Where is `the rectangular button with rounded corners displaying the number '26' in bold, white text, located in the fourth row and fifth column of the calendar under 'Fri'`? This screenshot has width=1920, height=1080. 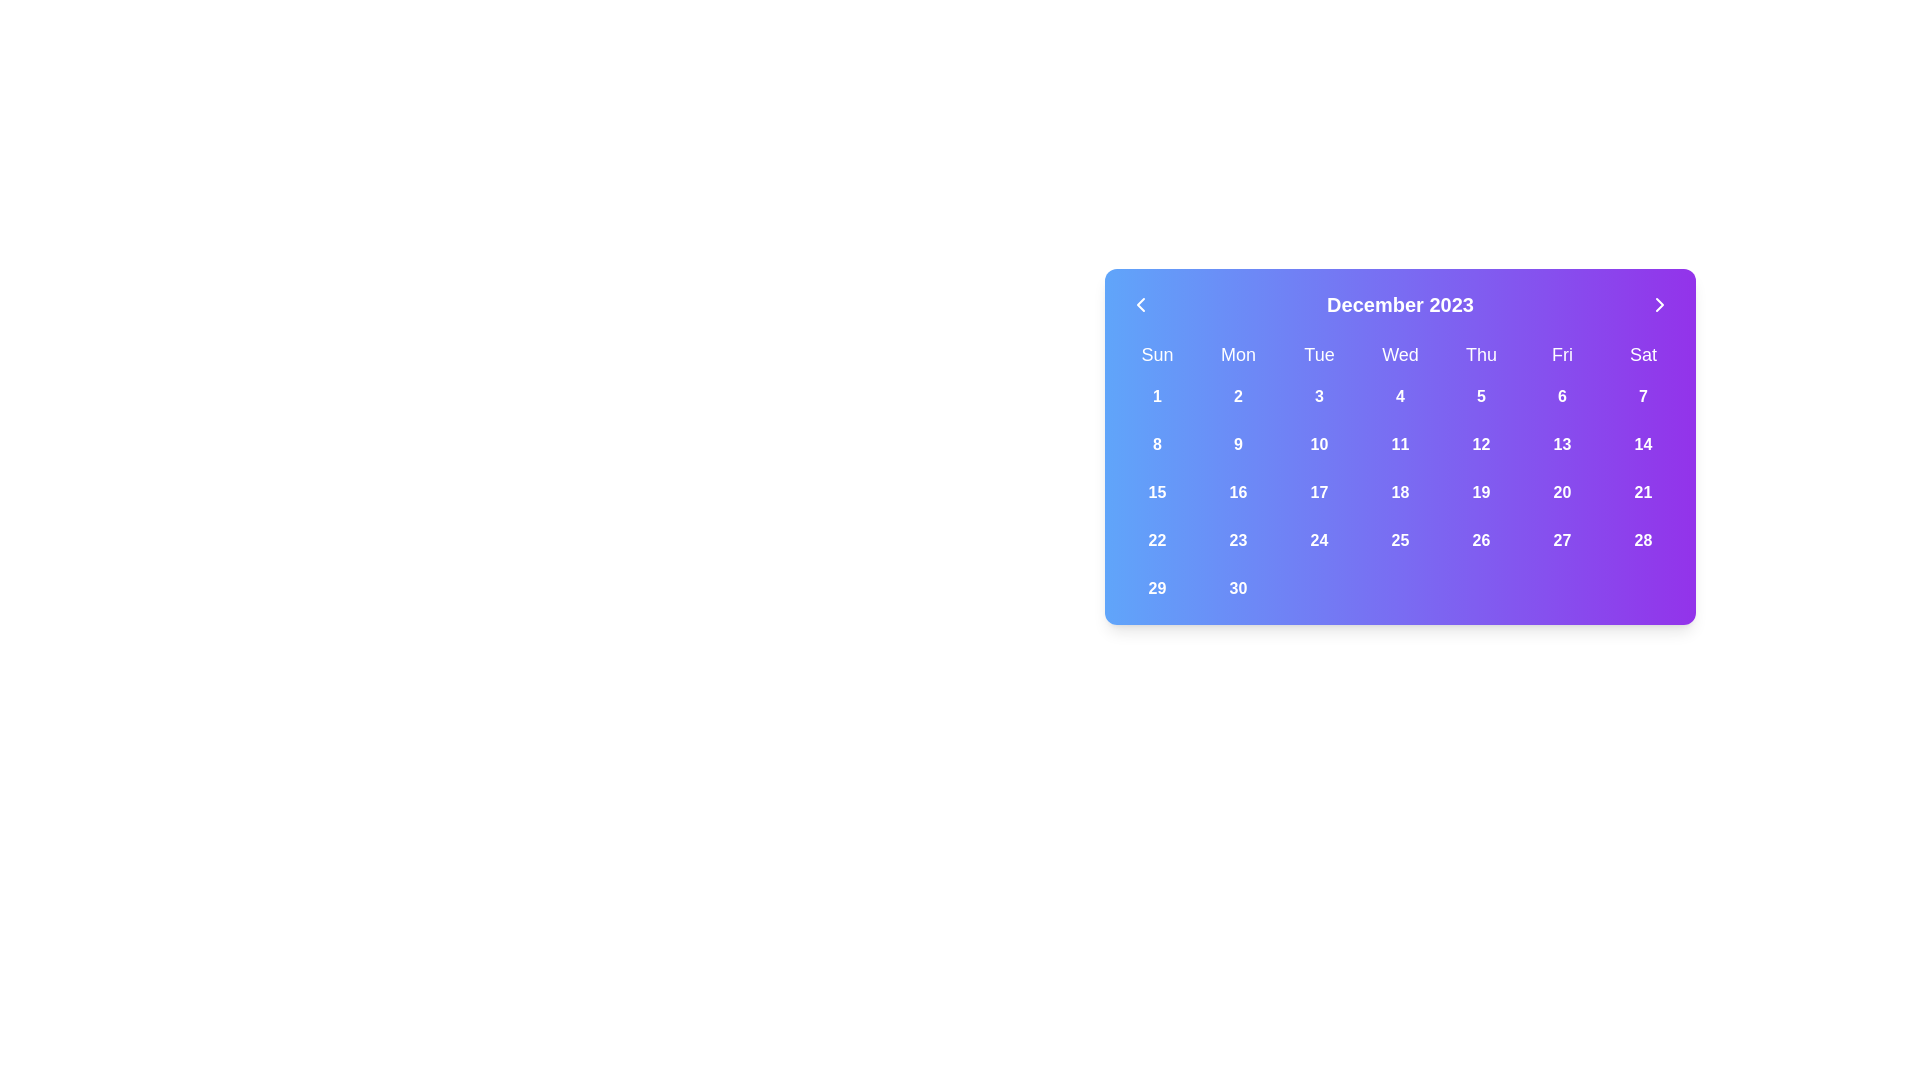 the rectangular button with rounded corners displaying the number '26' in bold, white text, located in the fourth row and fifth column of the calendar under 'Fri' is located at coordinates (1481, 540).